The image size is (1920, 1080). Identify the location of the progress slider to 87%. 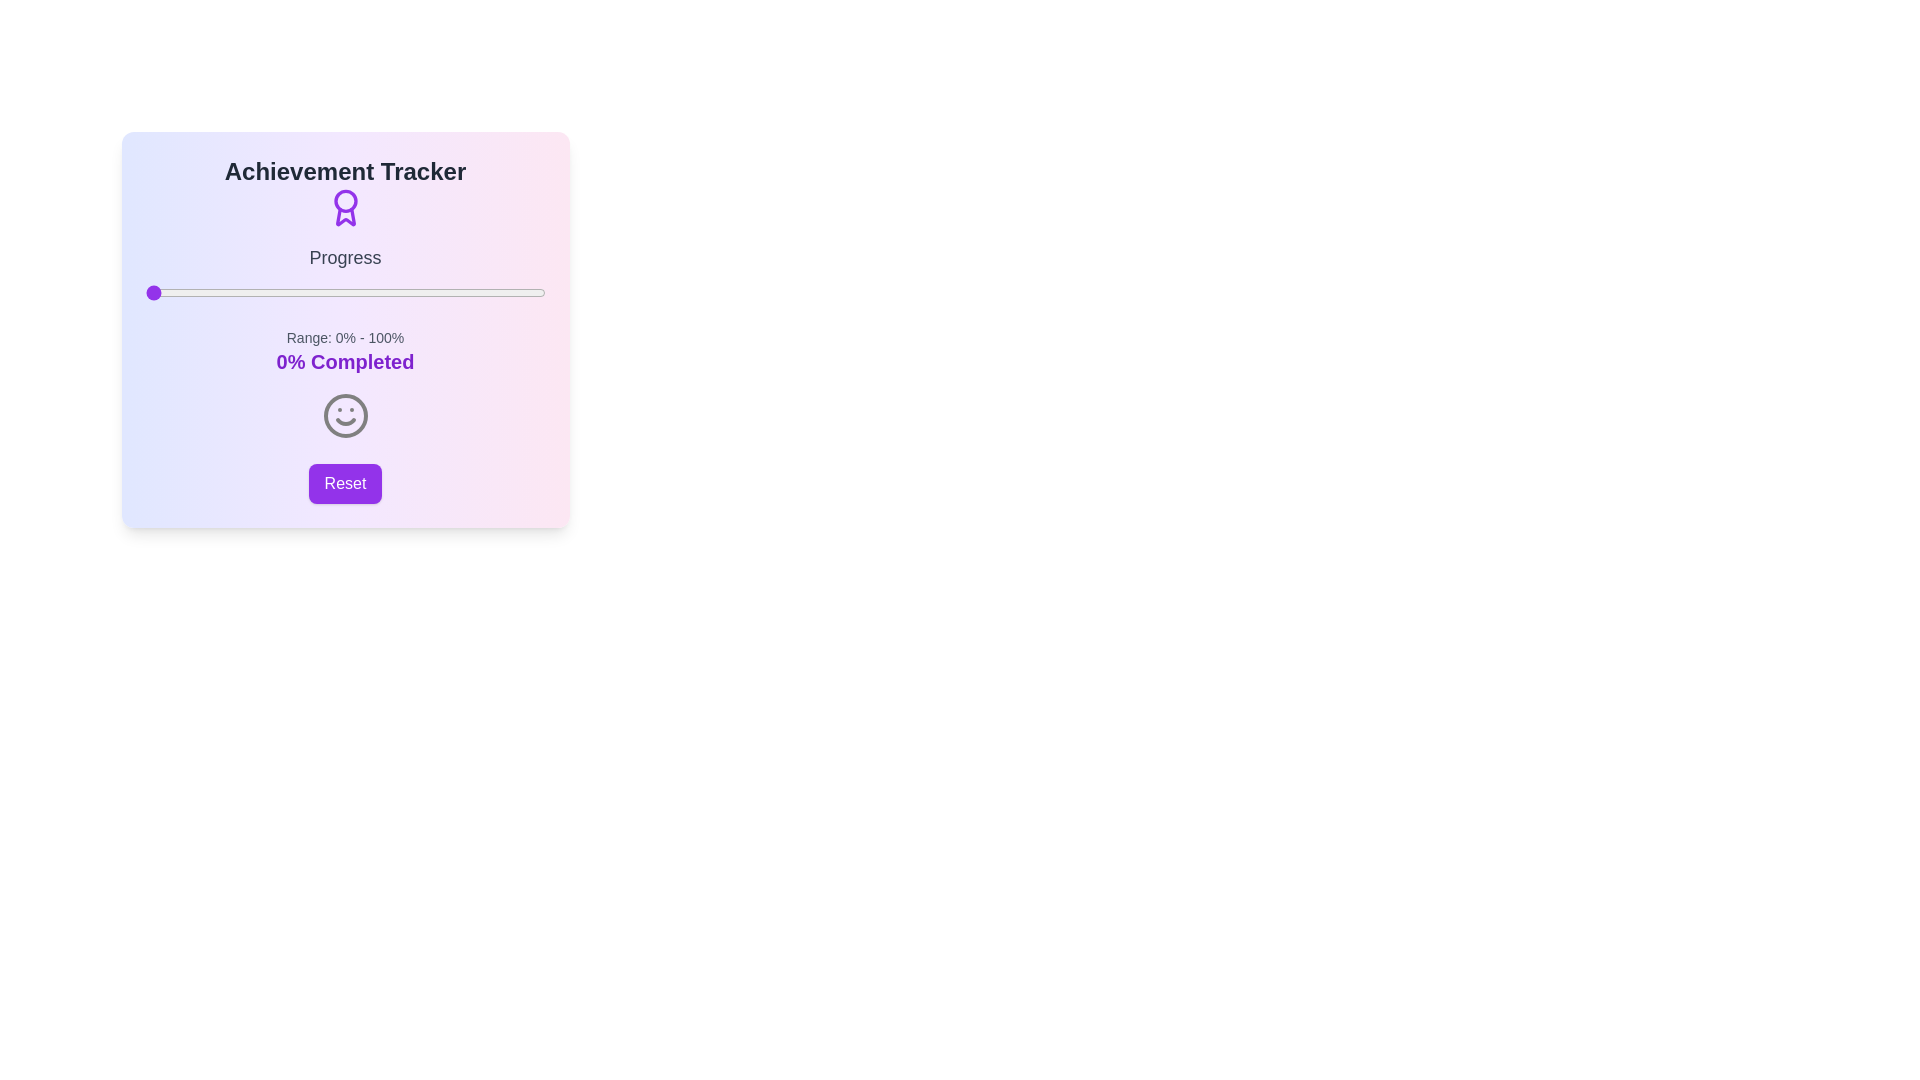
(493, 293).